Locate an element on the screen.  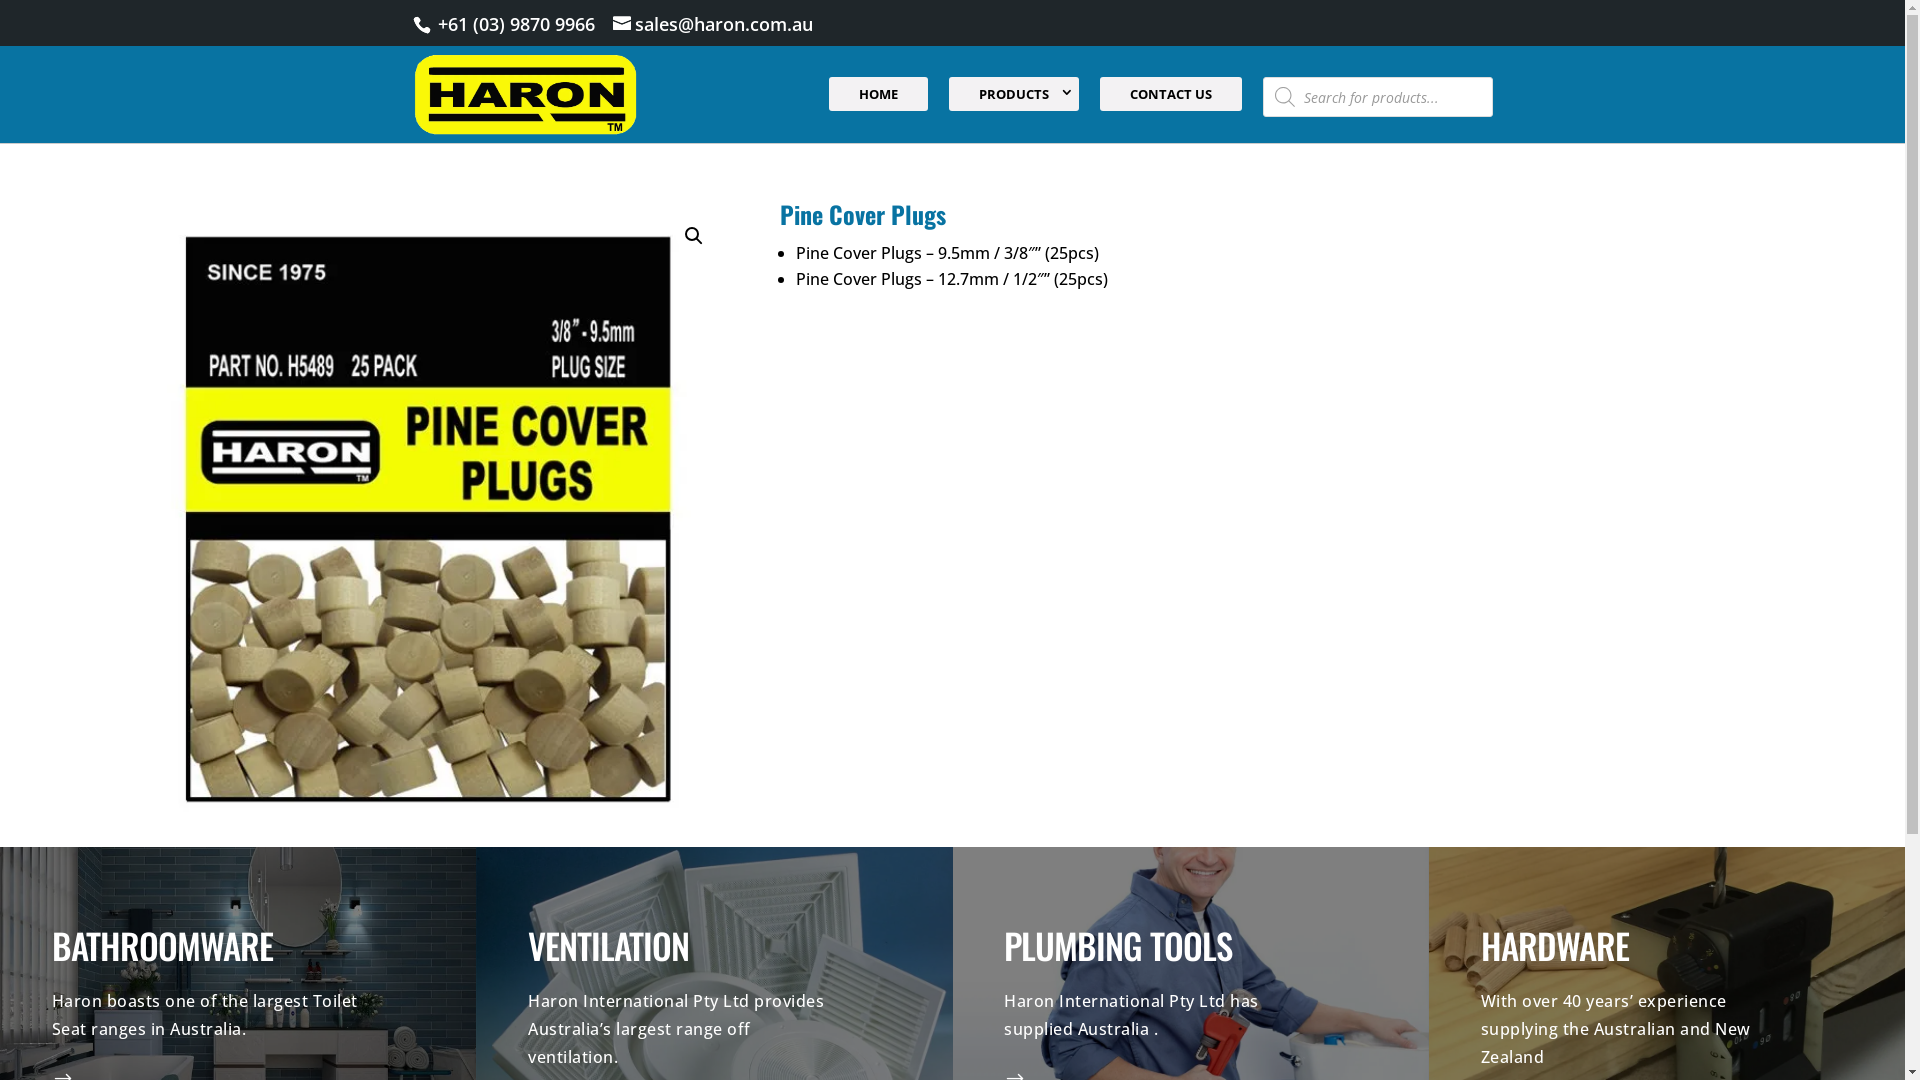
'HOME' is located at coordinates (878, 93).